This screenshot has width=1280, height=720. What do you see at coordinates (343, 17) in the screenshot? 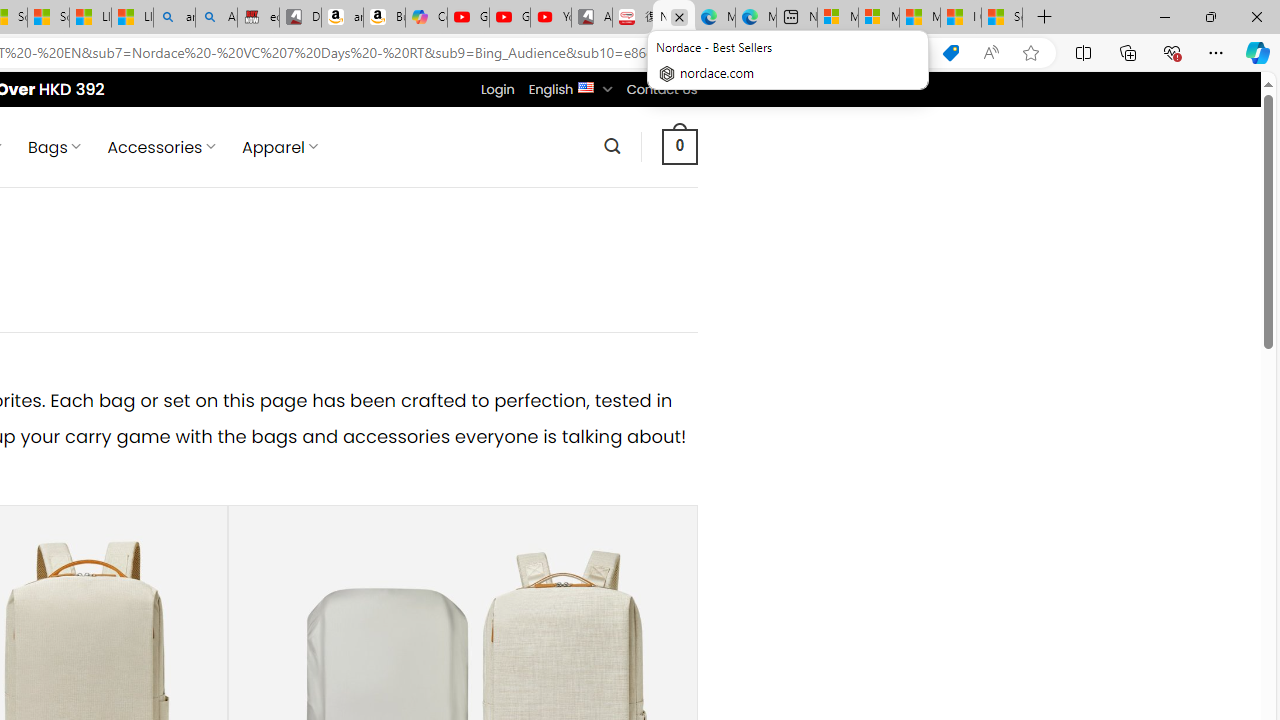
I see `'amazon.in/dp/B0CX59H5W7/?tag=gsmcom05-21'` at bounding box center [343, 17].